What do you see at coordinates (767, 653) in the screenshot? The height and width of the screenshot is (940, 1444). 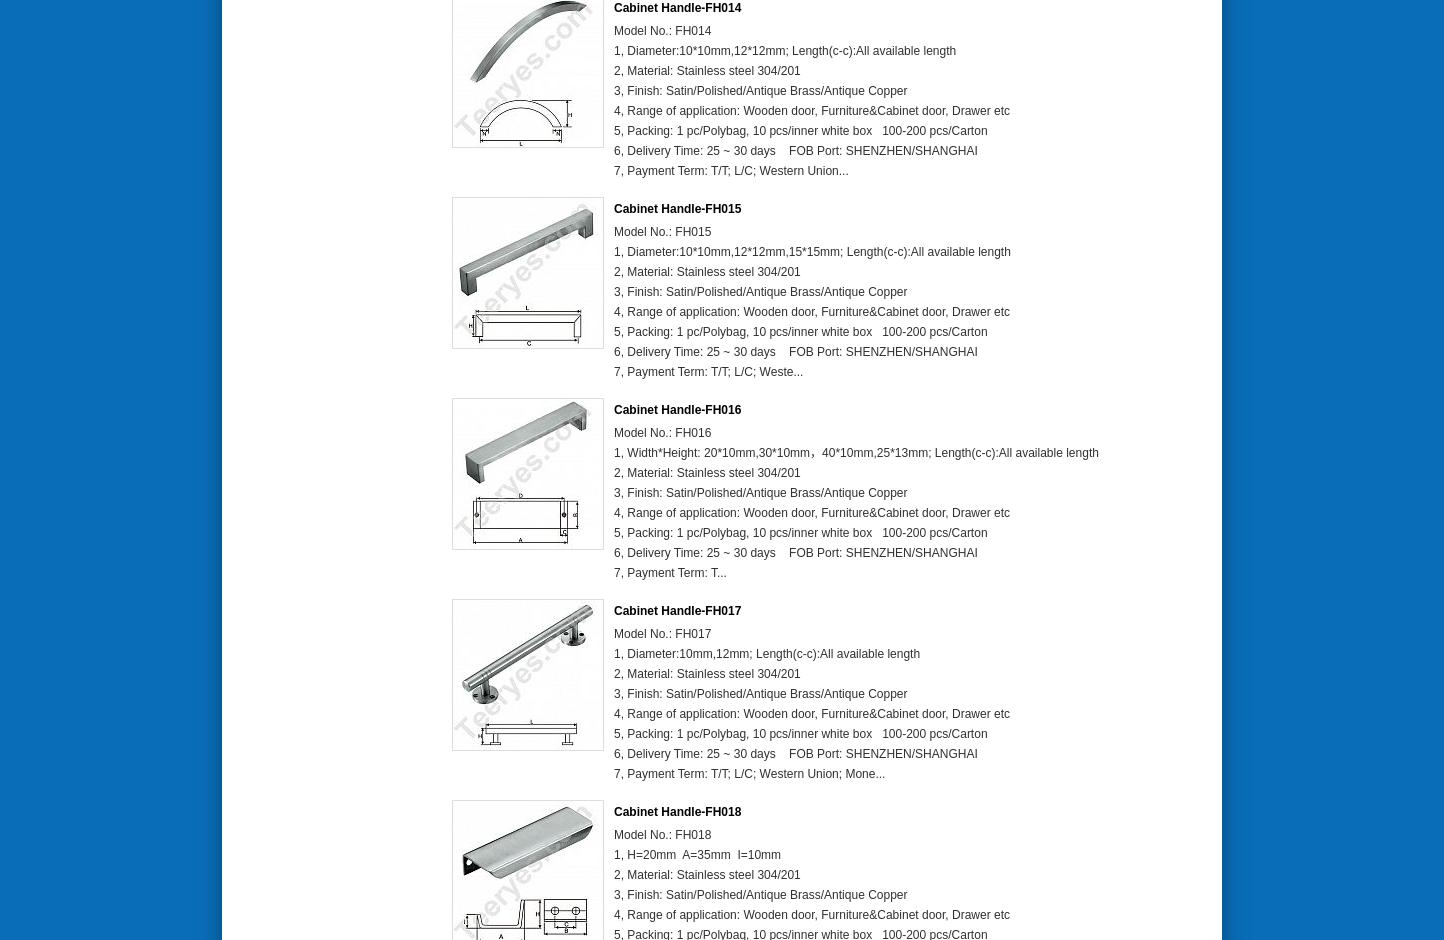 I see `'1, Diameter:10mm,12mm; Length(c-c):All available length'` at bounding box center [767, 653].